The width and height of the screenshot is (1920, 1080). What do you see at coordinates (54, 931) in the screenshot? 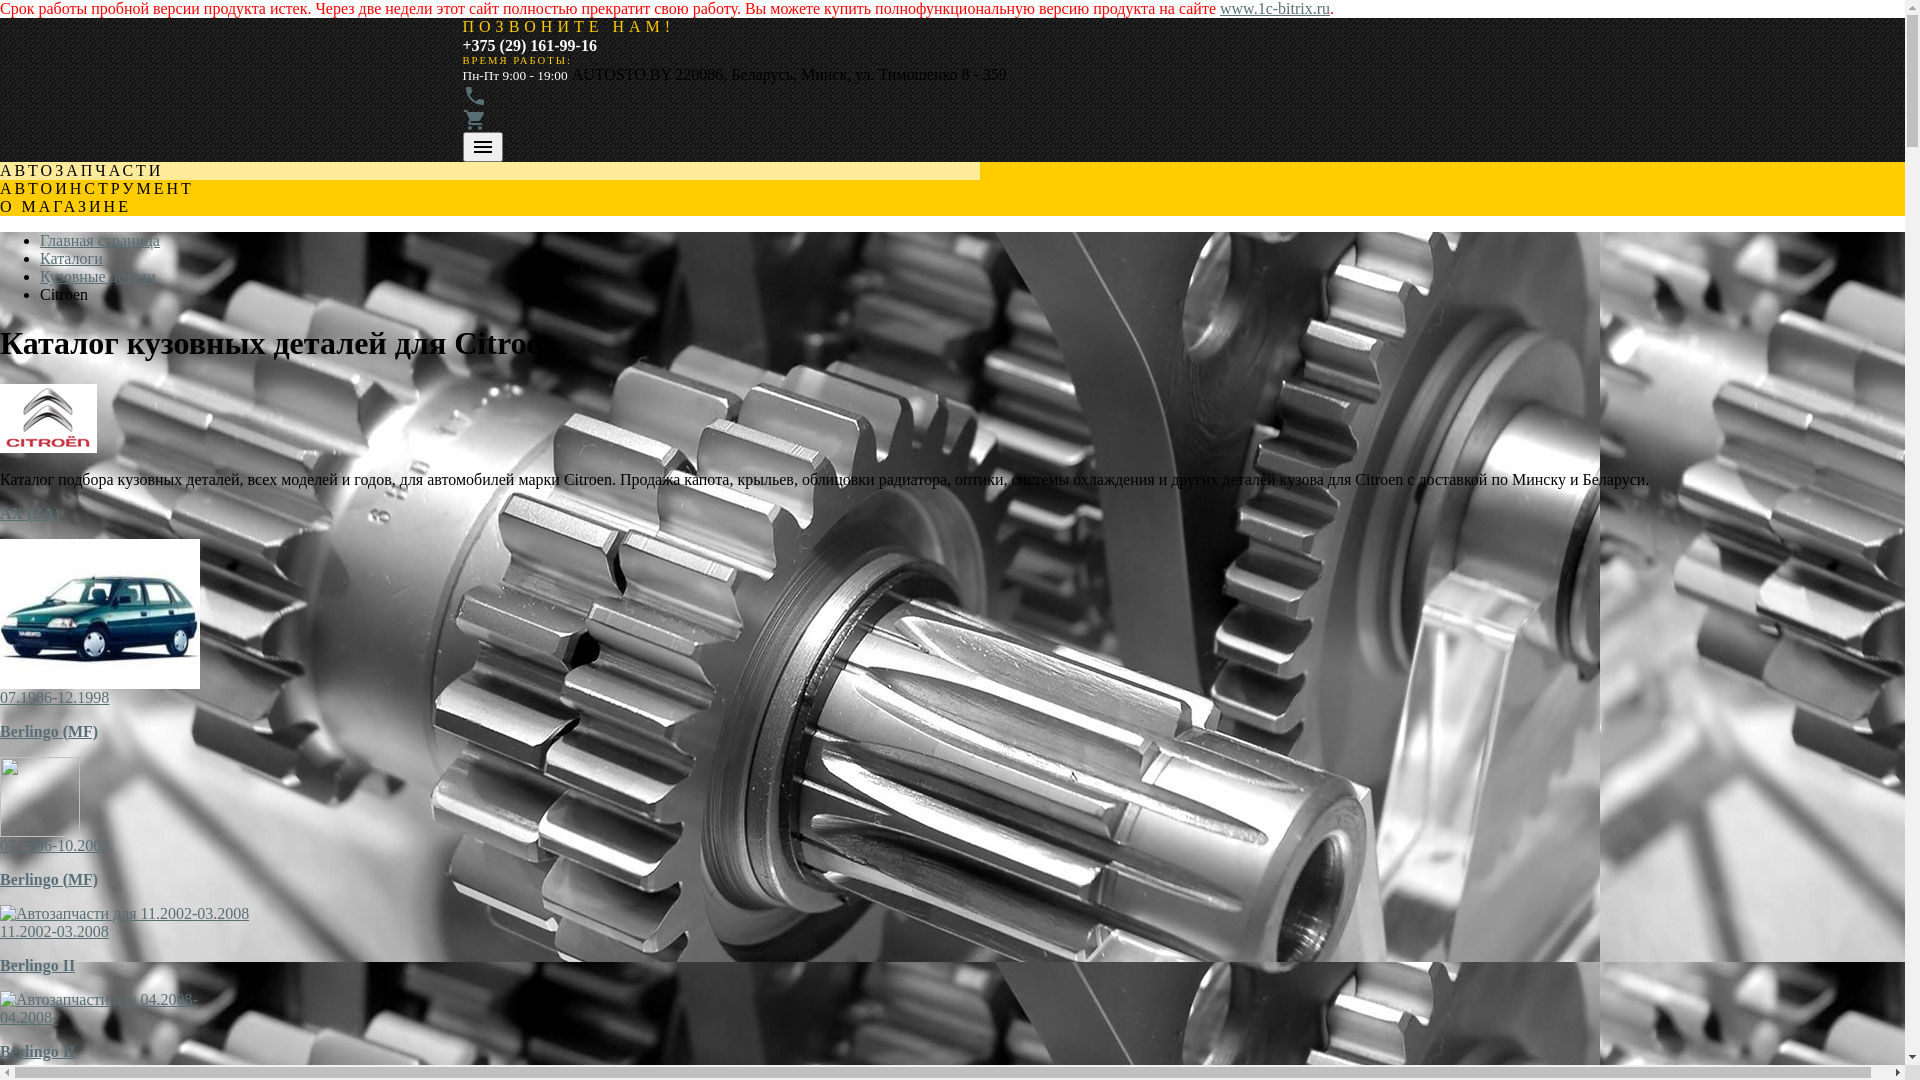
I see `'11.2002-03.2008'` at bounding box center [54, 931].